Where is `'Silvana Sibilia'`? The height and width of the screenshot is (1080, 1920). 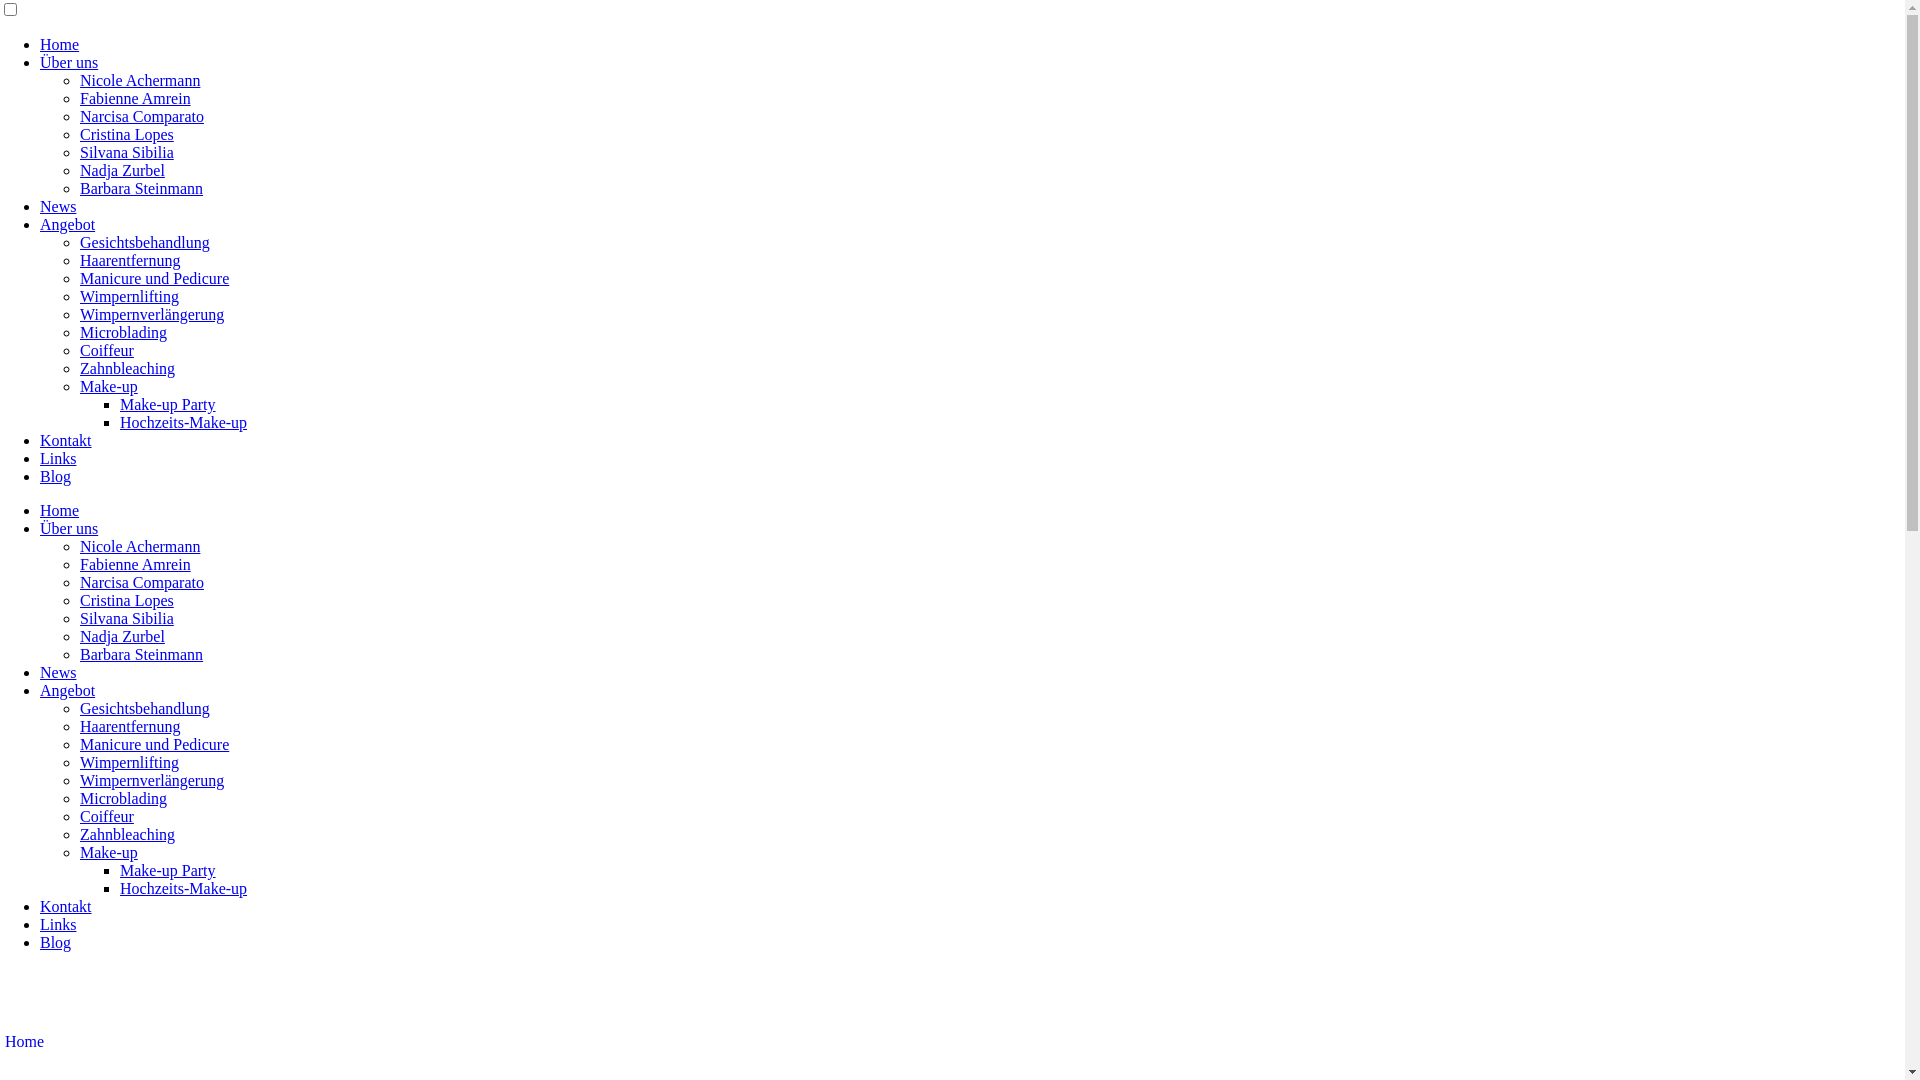 'Silvana Sibilia' is located at coordinates (80, 151).